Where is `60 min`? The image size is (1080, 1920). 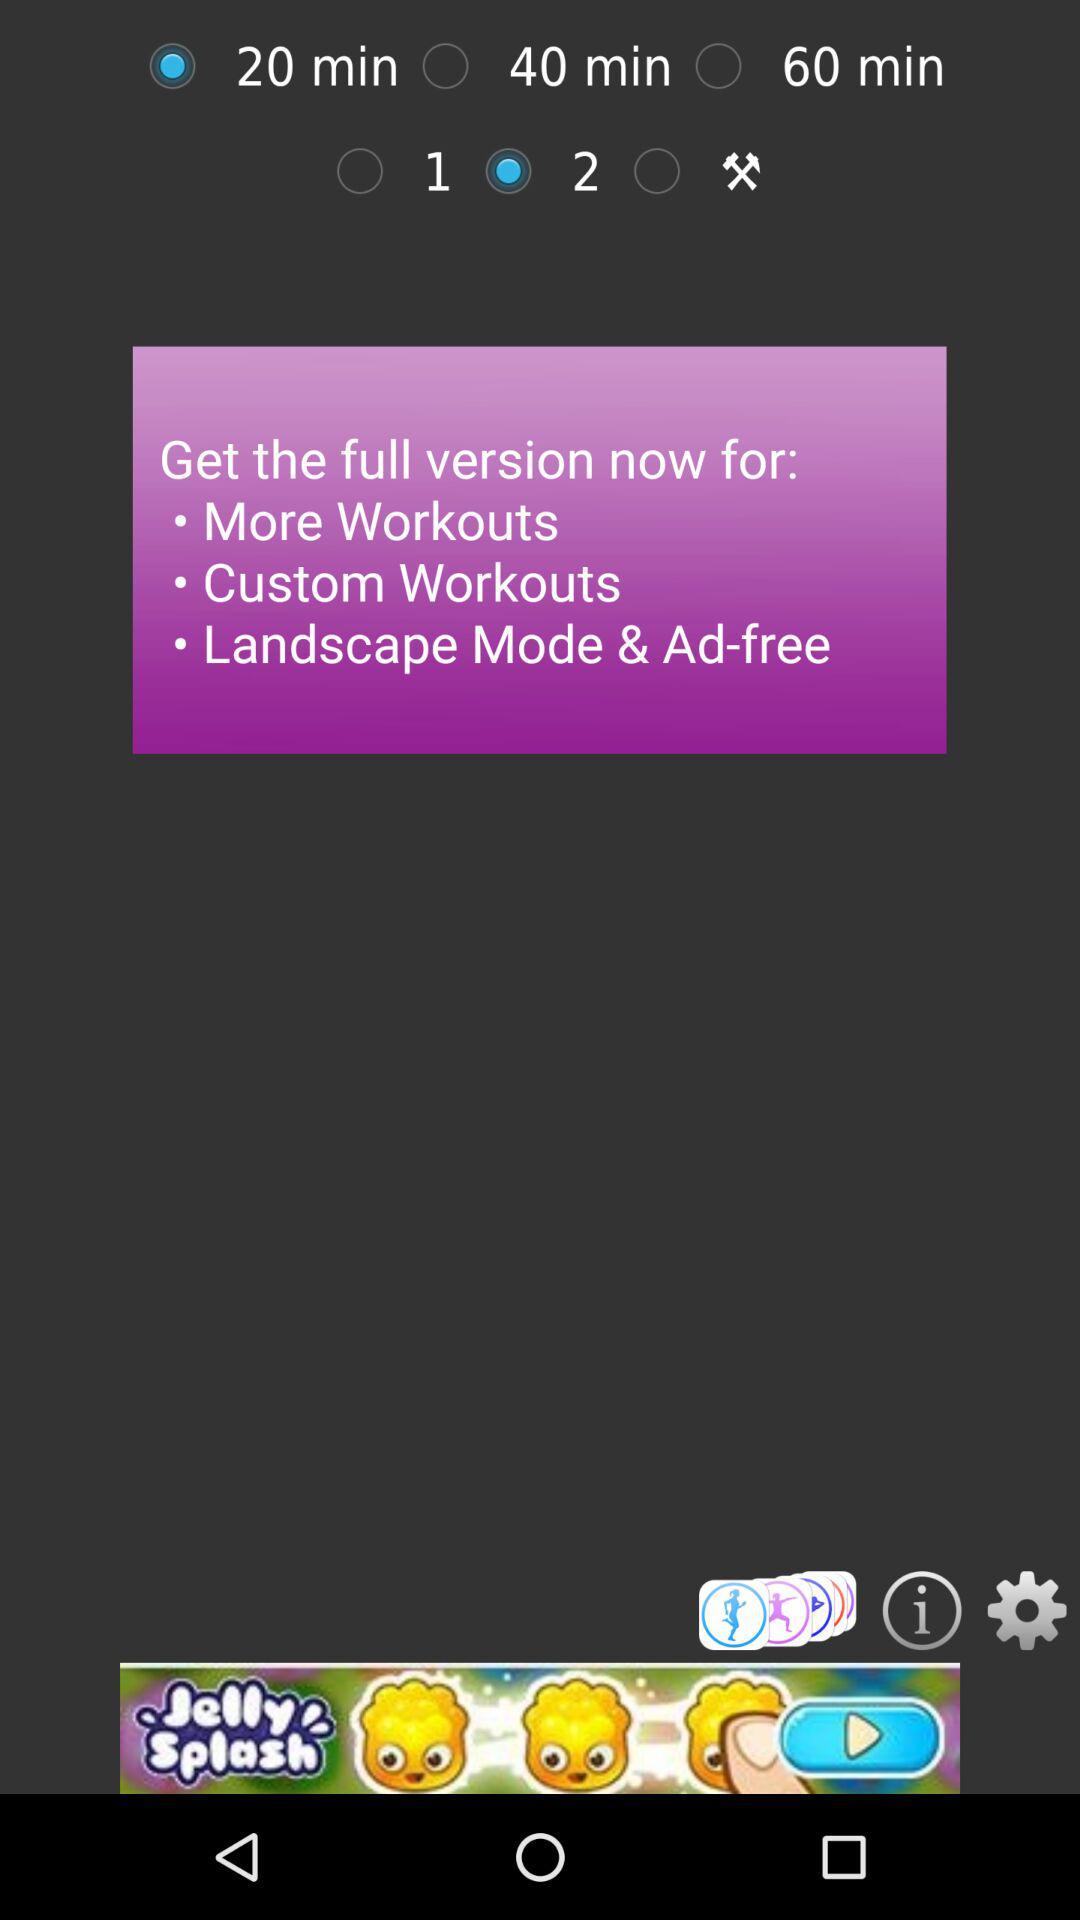
60 min is located at coordinates (729, 66).